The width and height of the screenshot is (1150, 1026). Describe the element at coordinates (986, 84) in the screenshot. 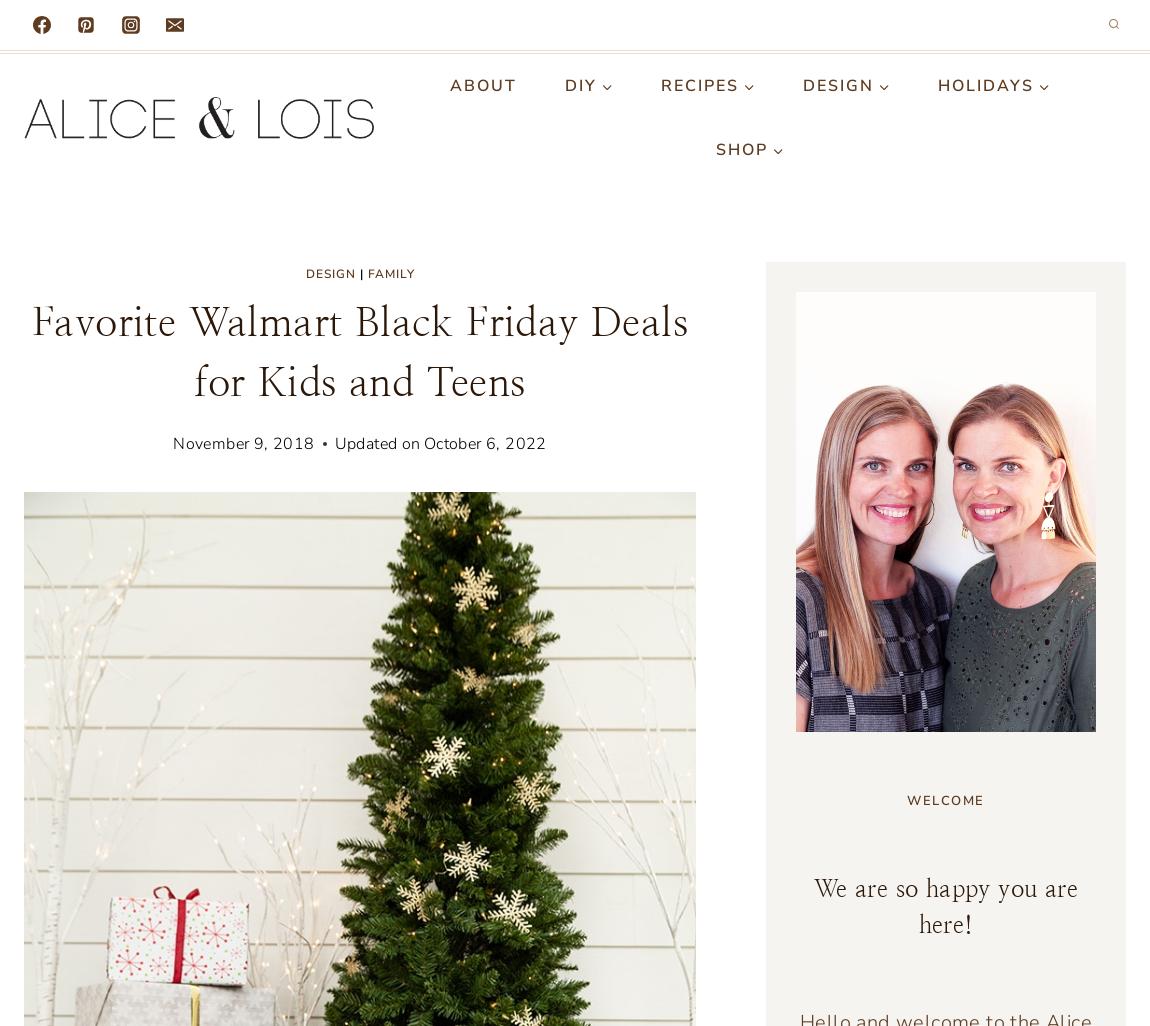

I see `'Holidays'` at that location.